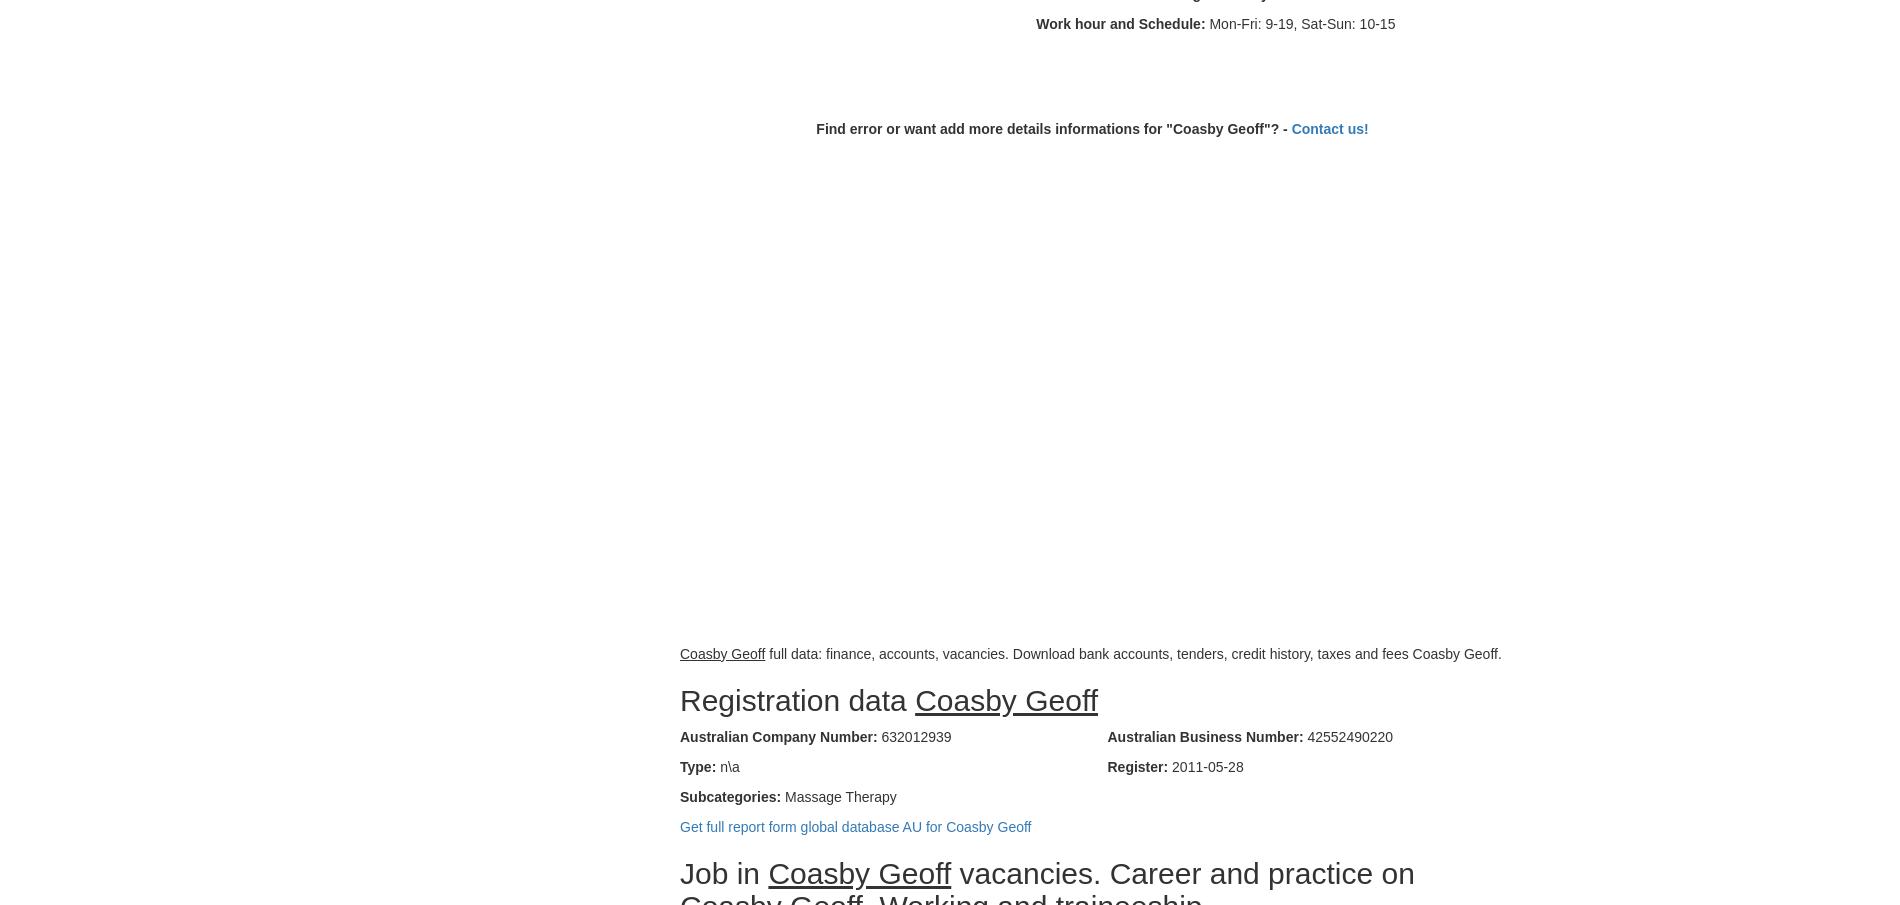 The image size is (1900, 905). What do you see at coordinates (729, 796) in the screenshot?
I see `'Subcategories:'` at bounding box center [729, 796].